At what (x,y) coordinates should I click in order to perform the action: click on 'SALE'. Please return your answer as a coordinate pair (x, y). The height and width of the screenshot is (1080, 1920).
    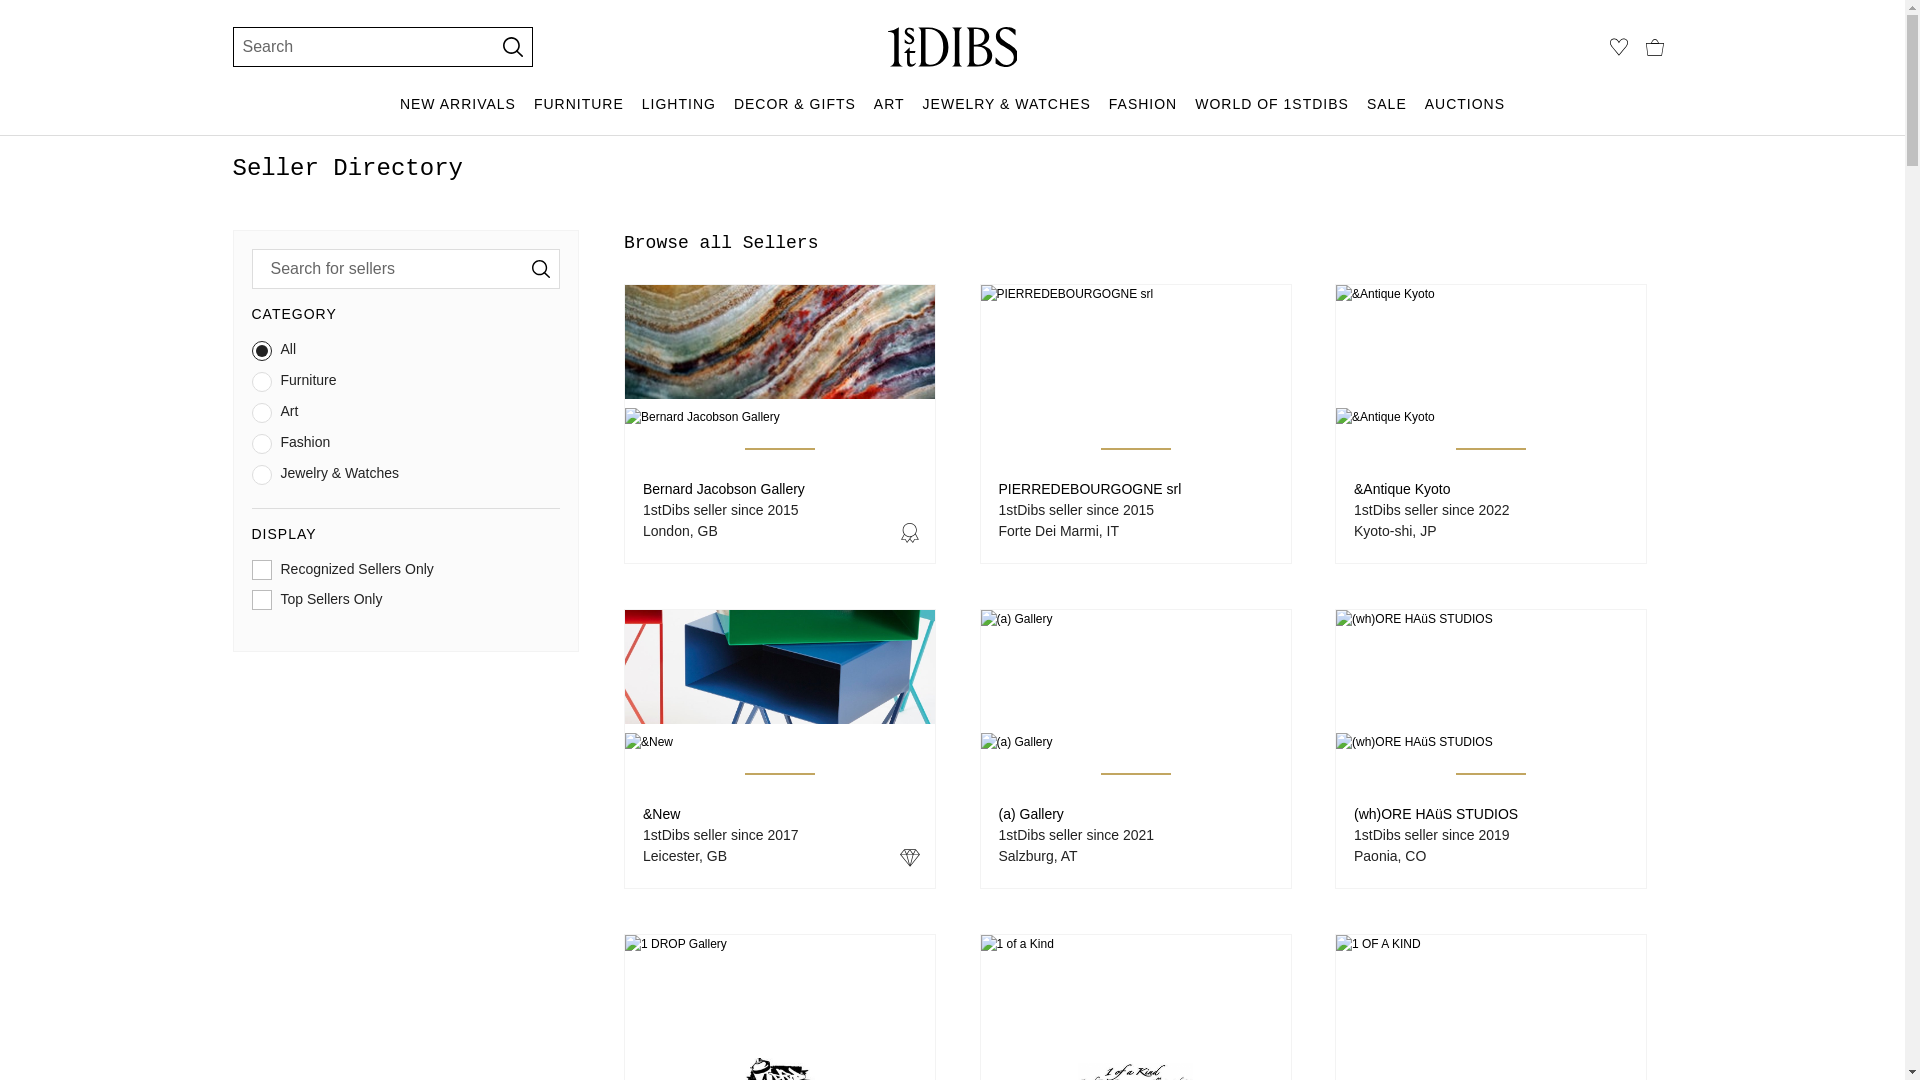
    Looking at the image, I should click on (1386, 114).